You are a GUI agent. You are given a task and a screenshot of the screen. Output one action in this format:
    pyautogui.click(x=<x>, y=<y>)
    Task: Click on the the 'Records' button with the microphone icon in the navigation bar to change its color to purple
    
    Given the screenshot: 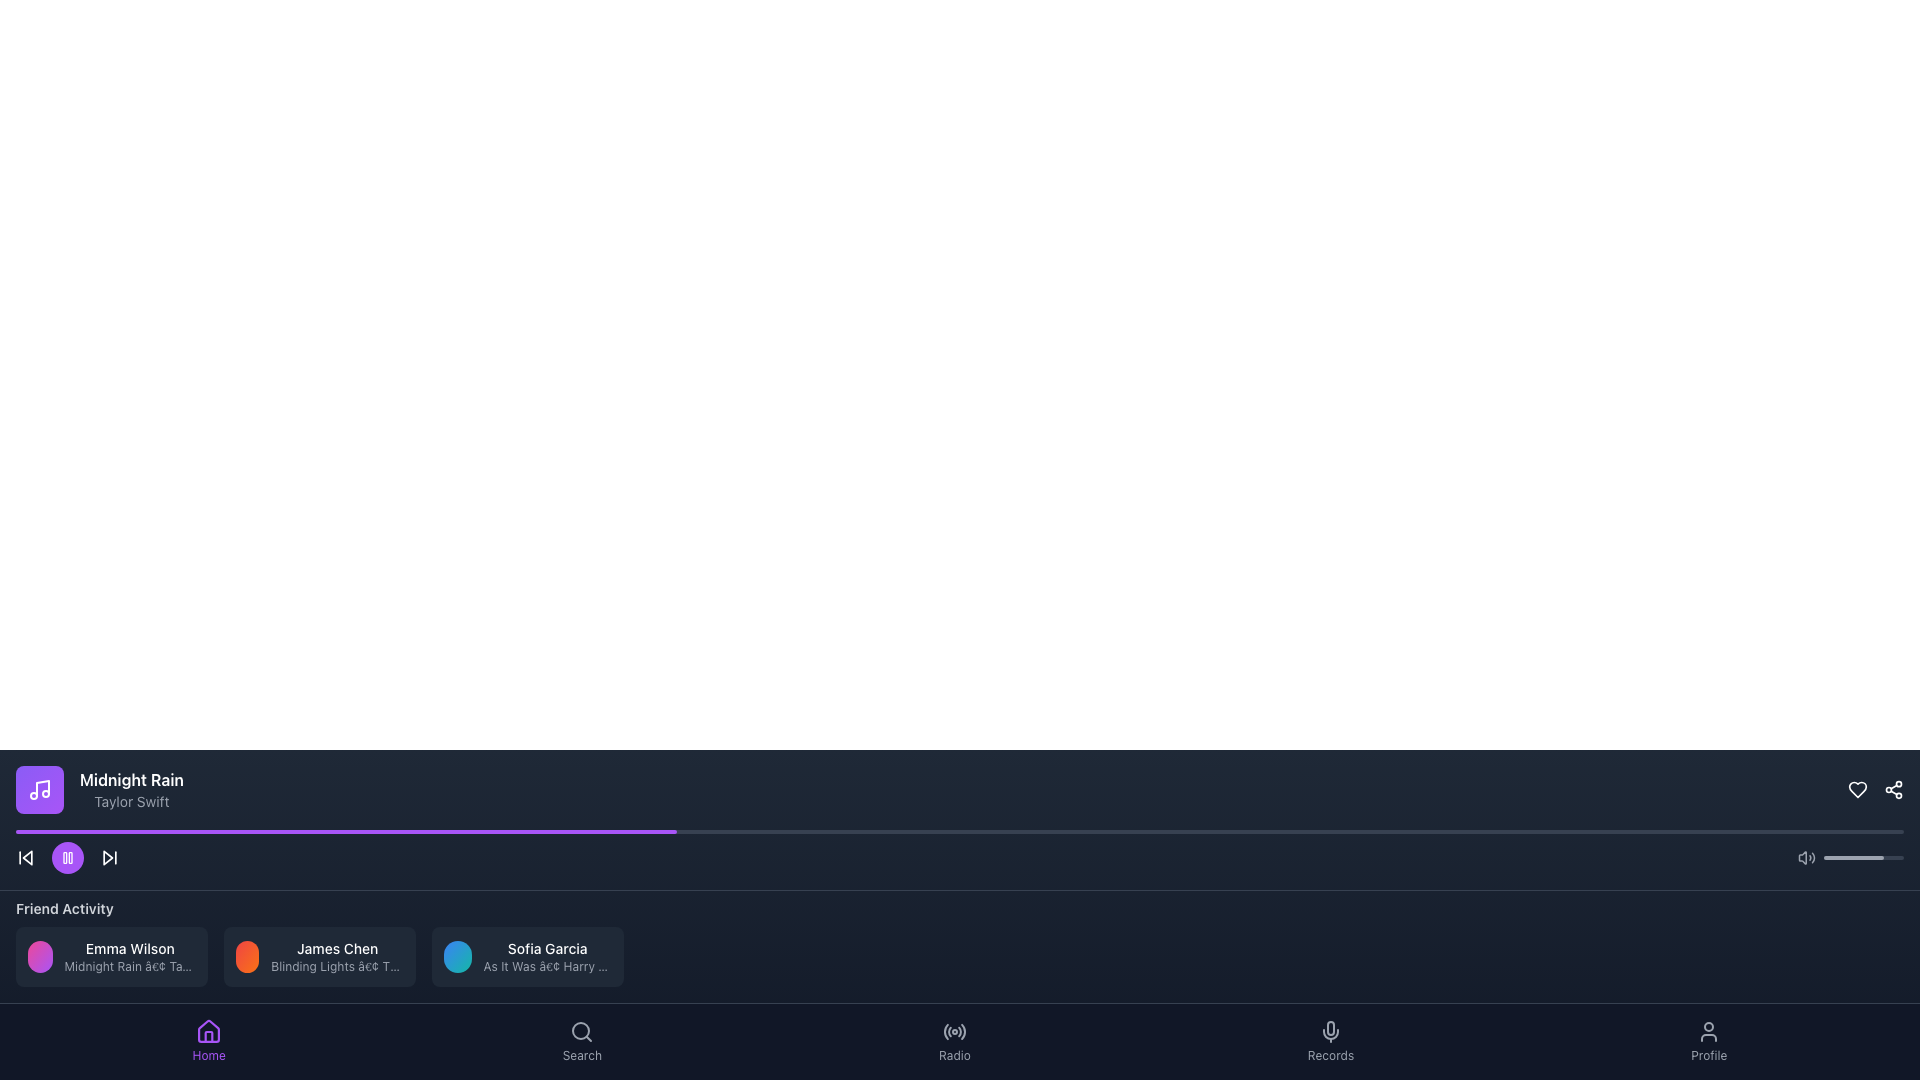 What is the action you would take?
    pyautogui.click(x=1330, y=1040)
    